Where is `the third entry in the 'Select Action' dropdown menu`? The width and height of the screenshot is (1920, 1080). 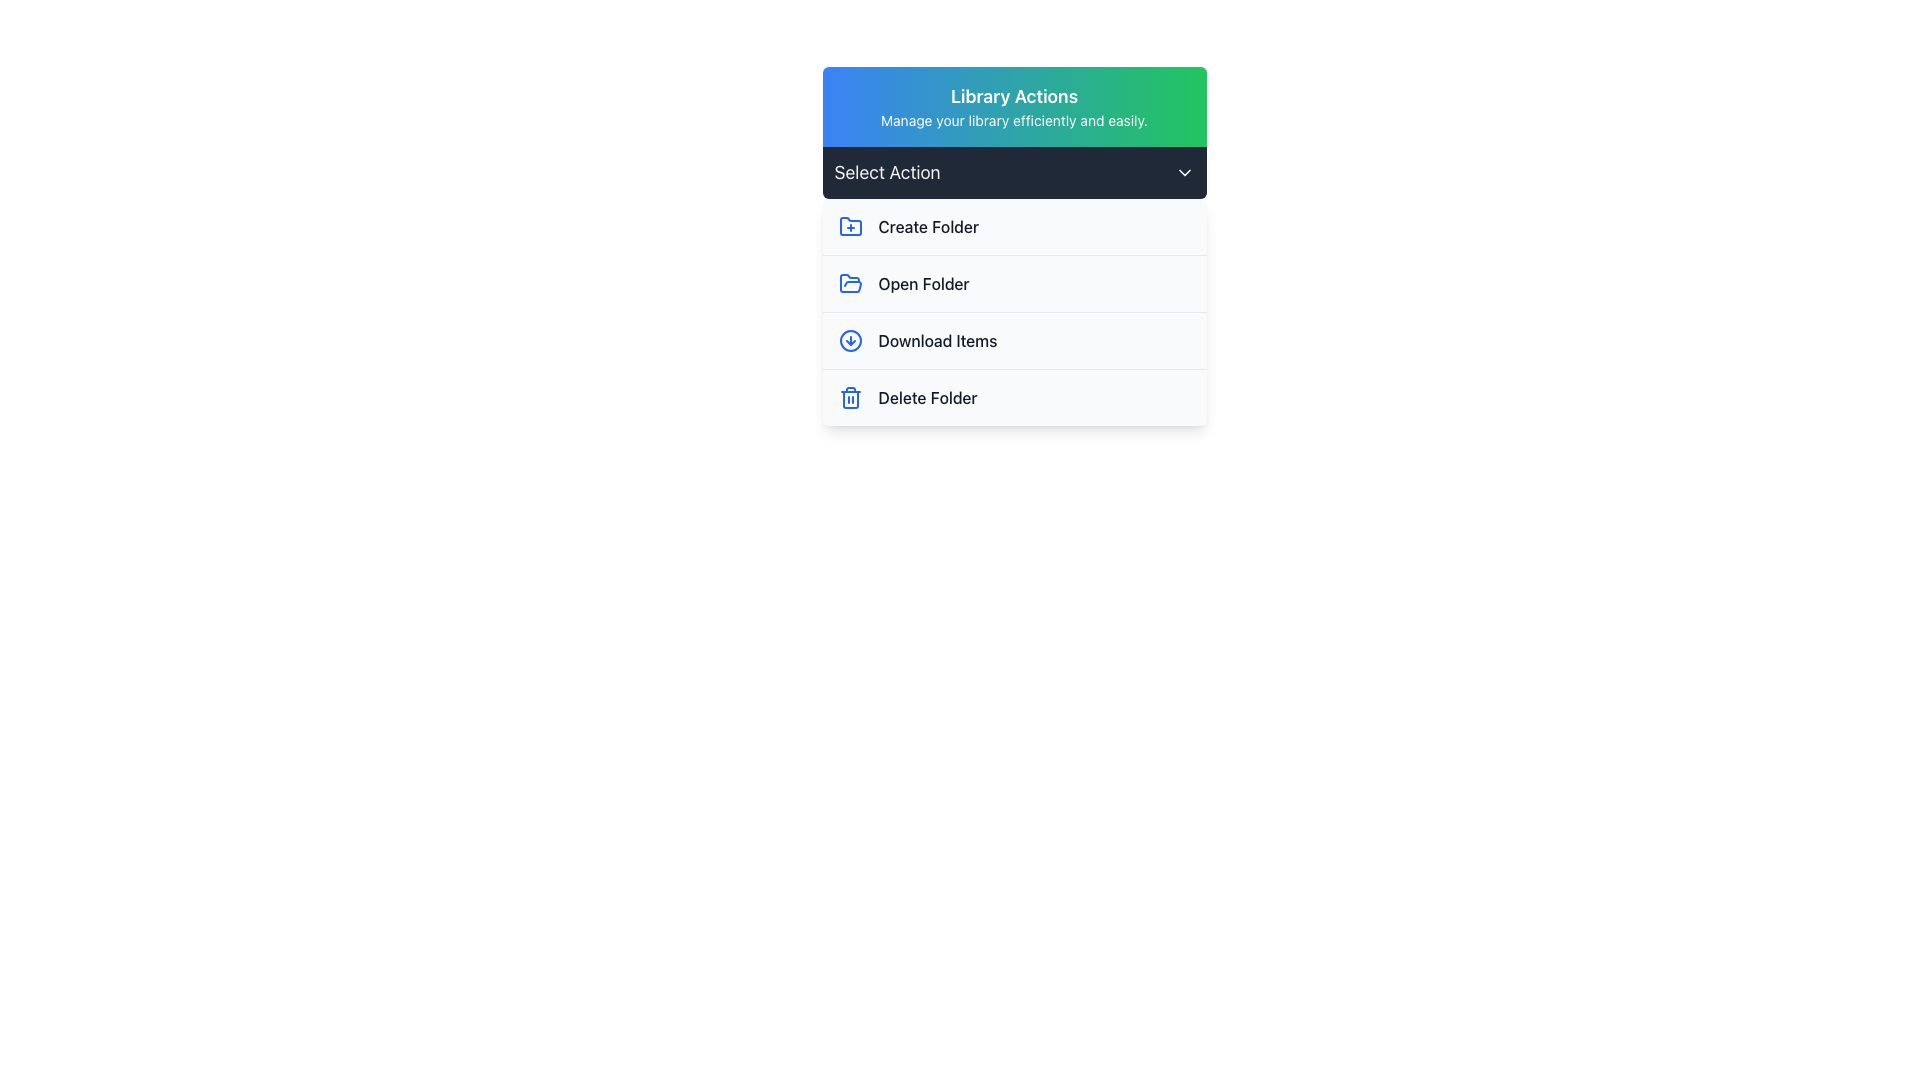
the third entry in the 'Select Action' dropdown menu is located at coordinates (1014, 339).